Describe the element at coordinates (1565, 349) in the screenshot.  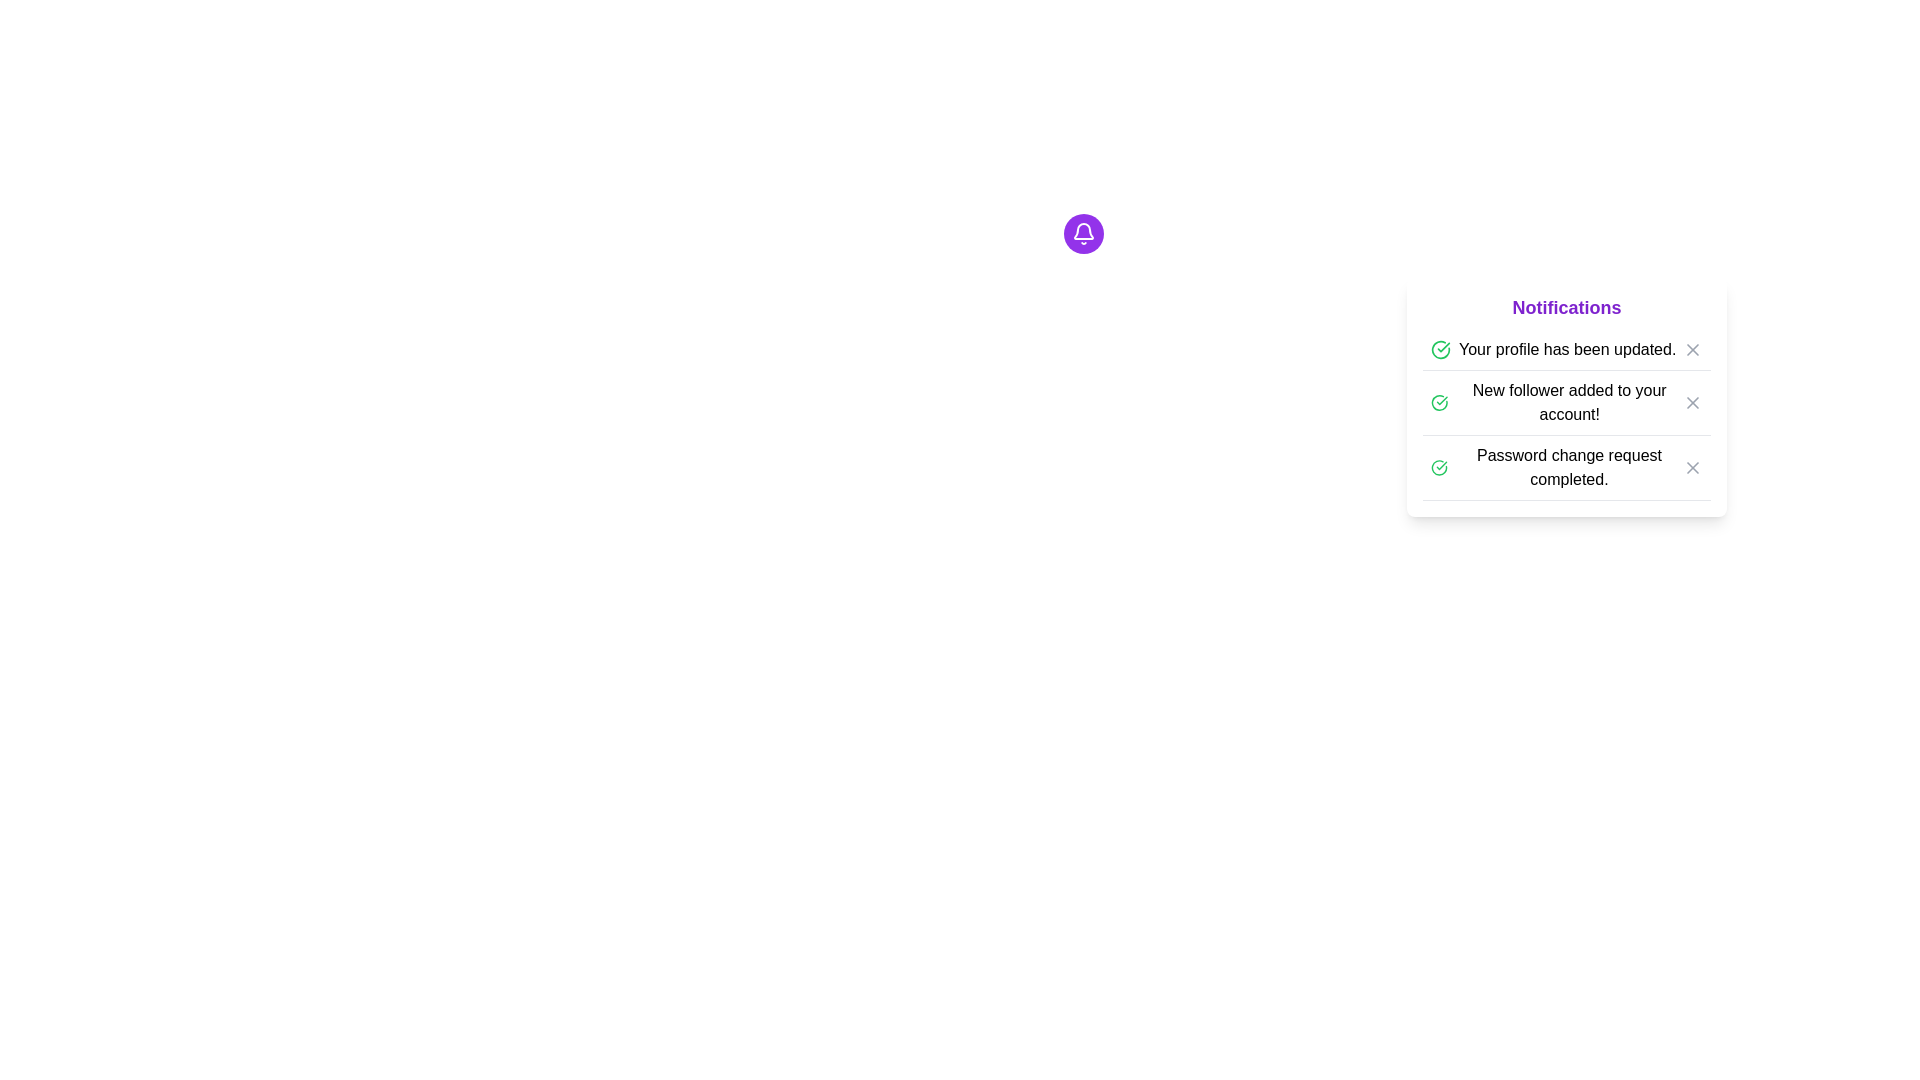
I see `the first notification entry that notifies the user about the successful update of their profile` at that location.